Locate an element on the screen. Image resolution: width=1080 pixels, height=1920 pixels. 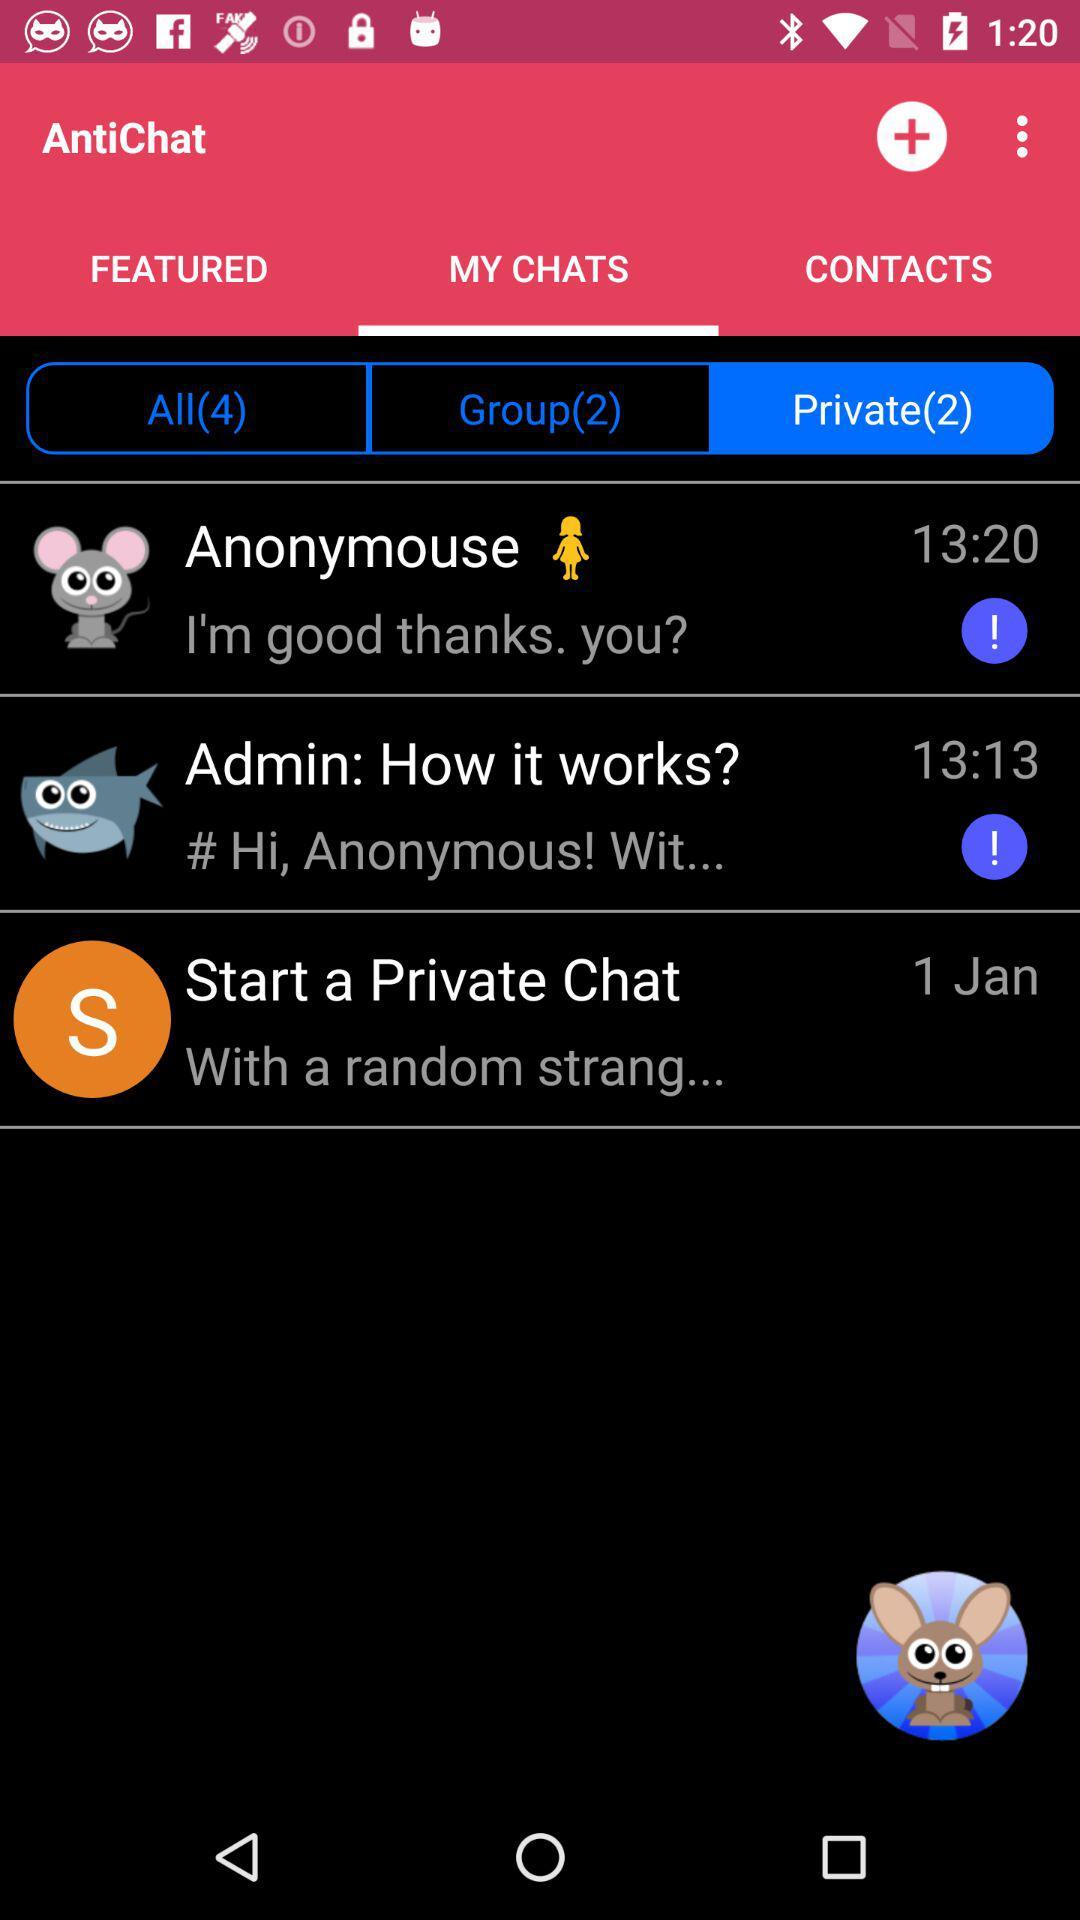
the item above the contacts item is located at coordinates (1027, 135).